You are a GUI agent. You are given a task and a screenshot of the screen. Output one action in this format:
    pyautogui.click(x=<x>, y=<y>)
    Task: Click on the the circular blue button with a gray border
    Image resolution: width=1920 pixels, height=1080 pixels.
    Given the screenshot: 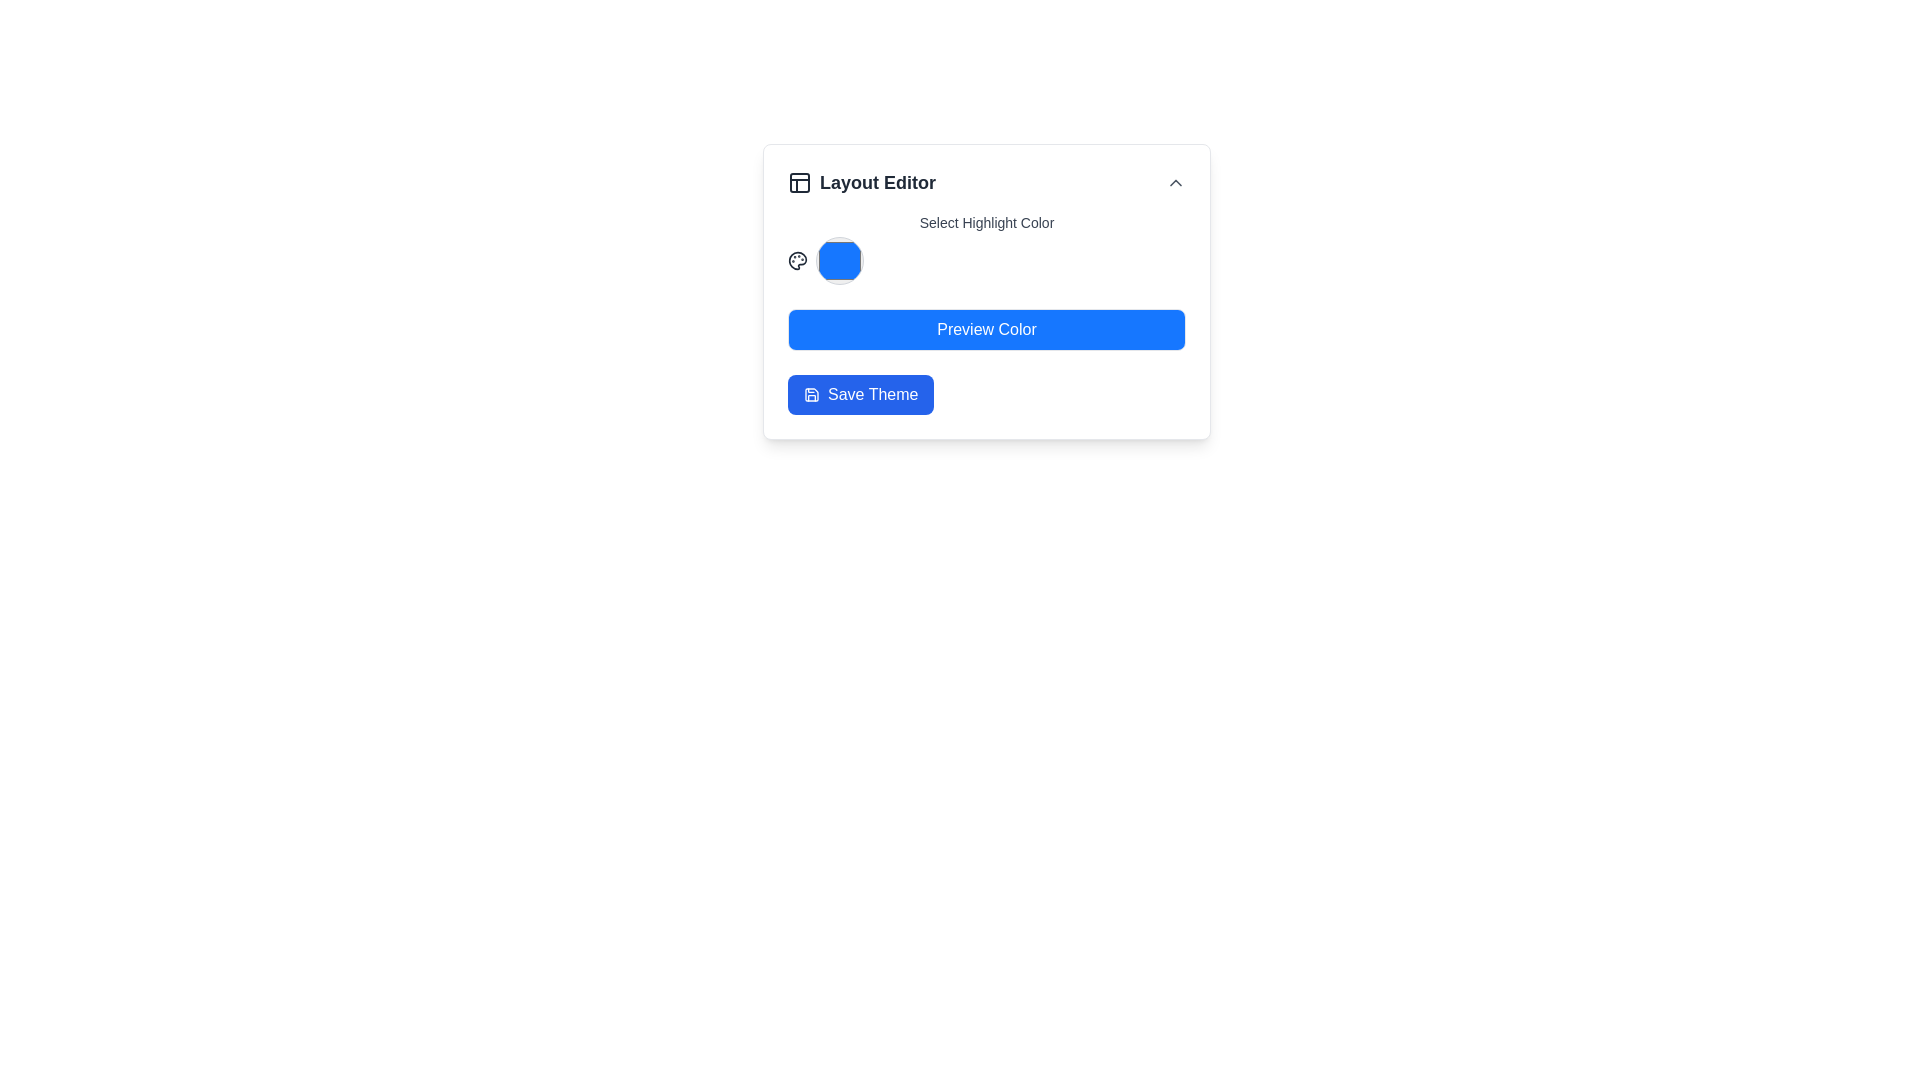 What is the action you would take?
    pyautogui.click(x=840, y=260)
    